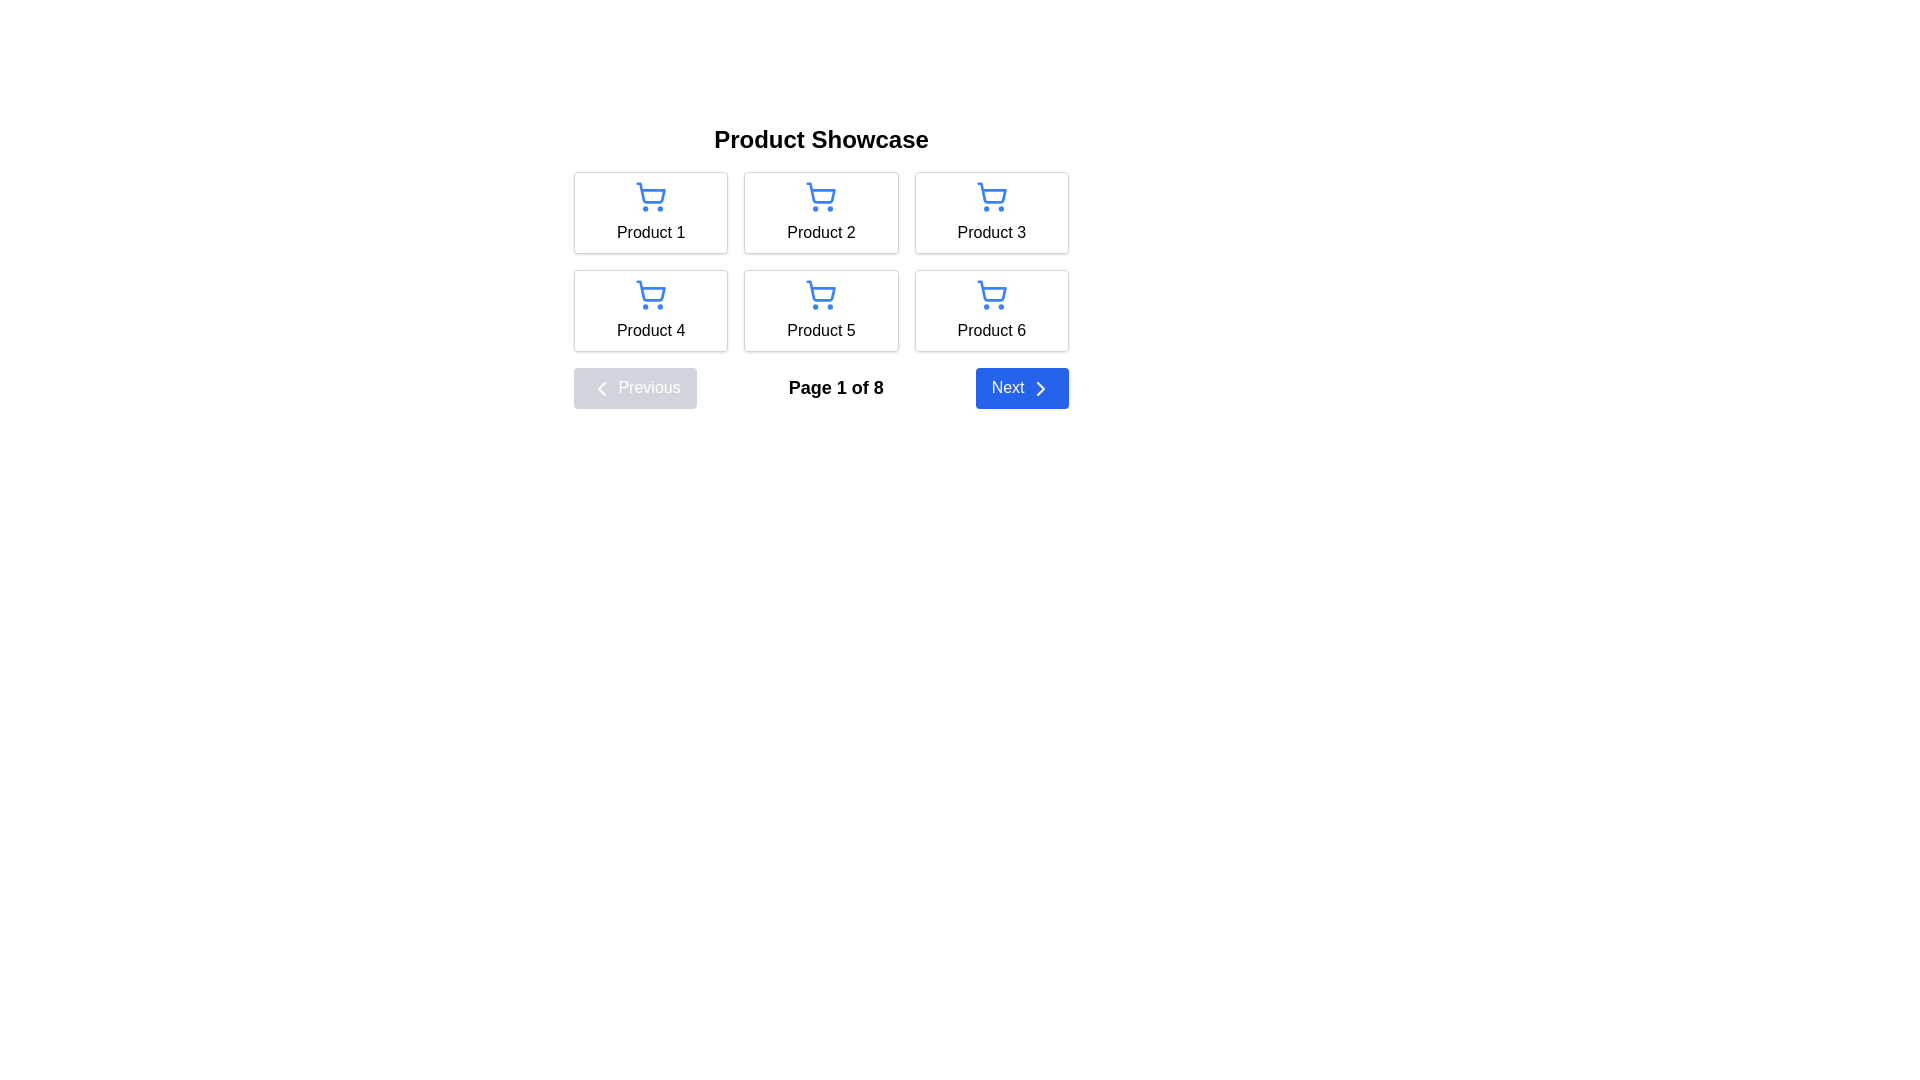  Describe the element at coordinates (821, 193) in the screenshot. I see `shopping cart icon in the second product card of the product grid, which is the main structural part of the SVG icon` at that location.